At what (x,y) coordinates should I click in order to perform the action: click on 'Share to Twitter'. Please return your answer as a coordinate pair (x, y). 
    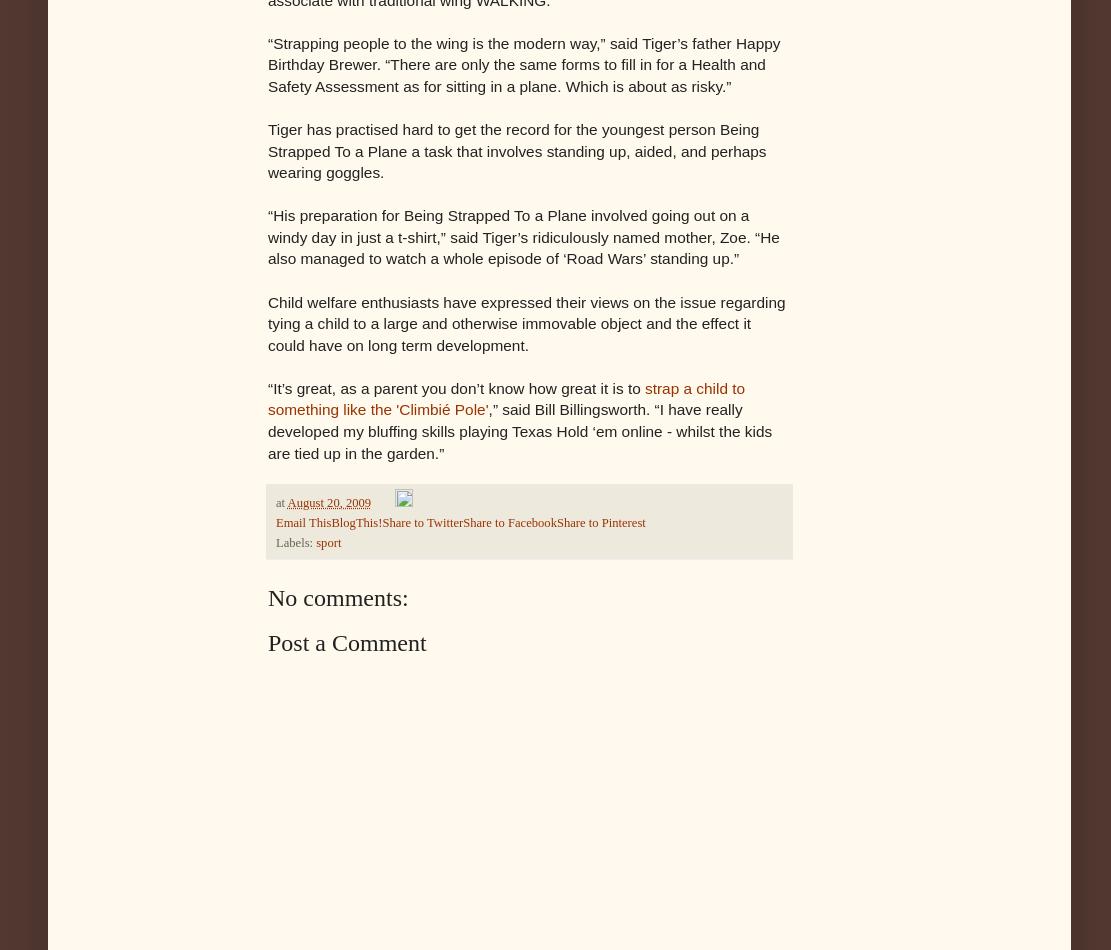
    Looking at the image, I should click on (422, 522).